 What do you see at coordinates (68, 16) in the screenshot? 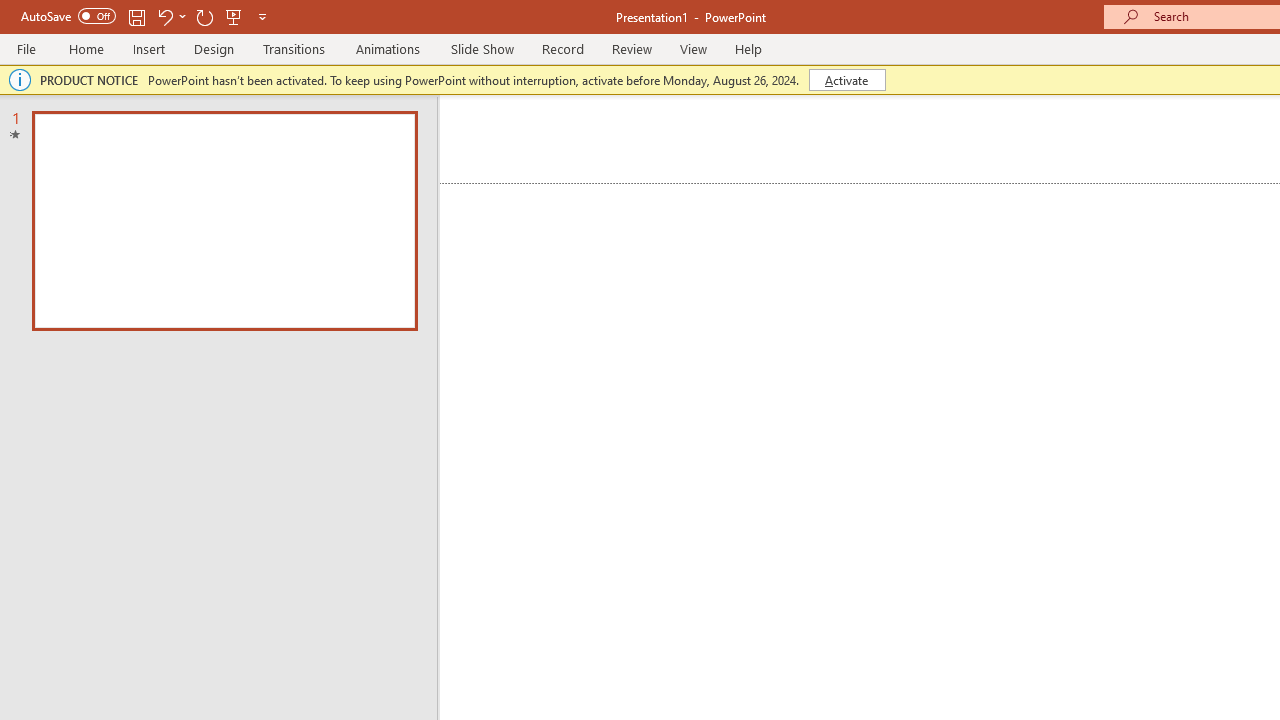
I see `'AutoSave'` at bounding box center [68, 16].